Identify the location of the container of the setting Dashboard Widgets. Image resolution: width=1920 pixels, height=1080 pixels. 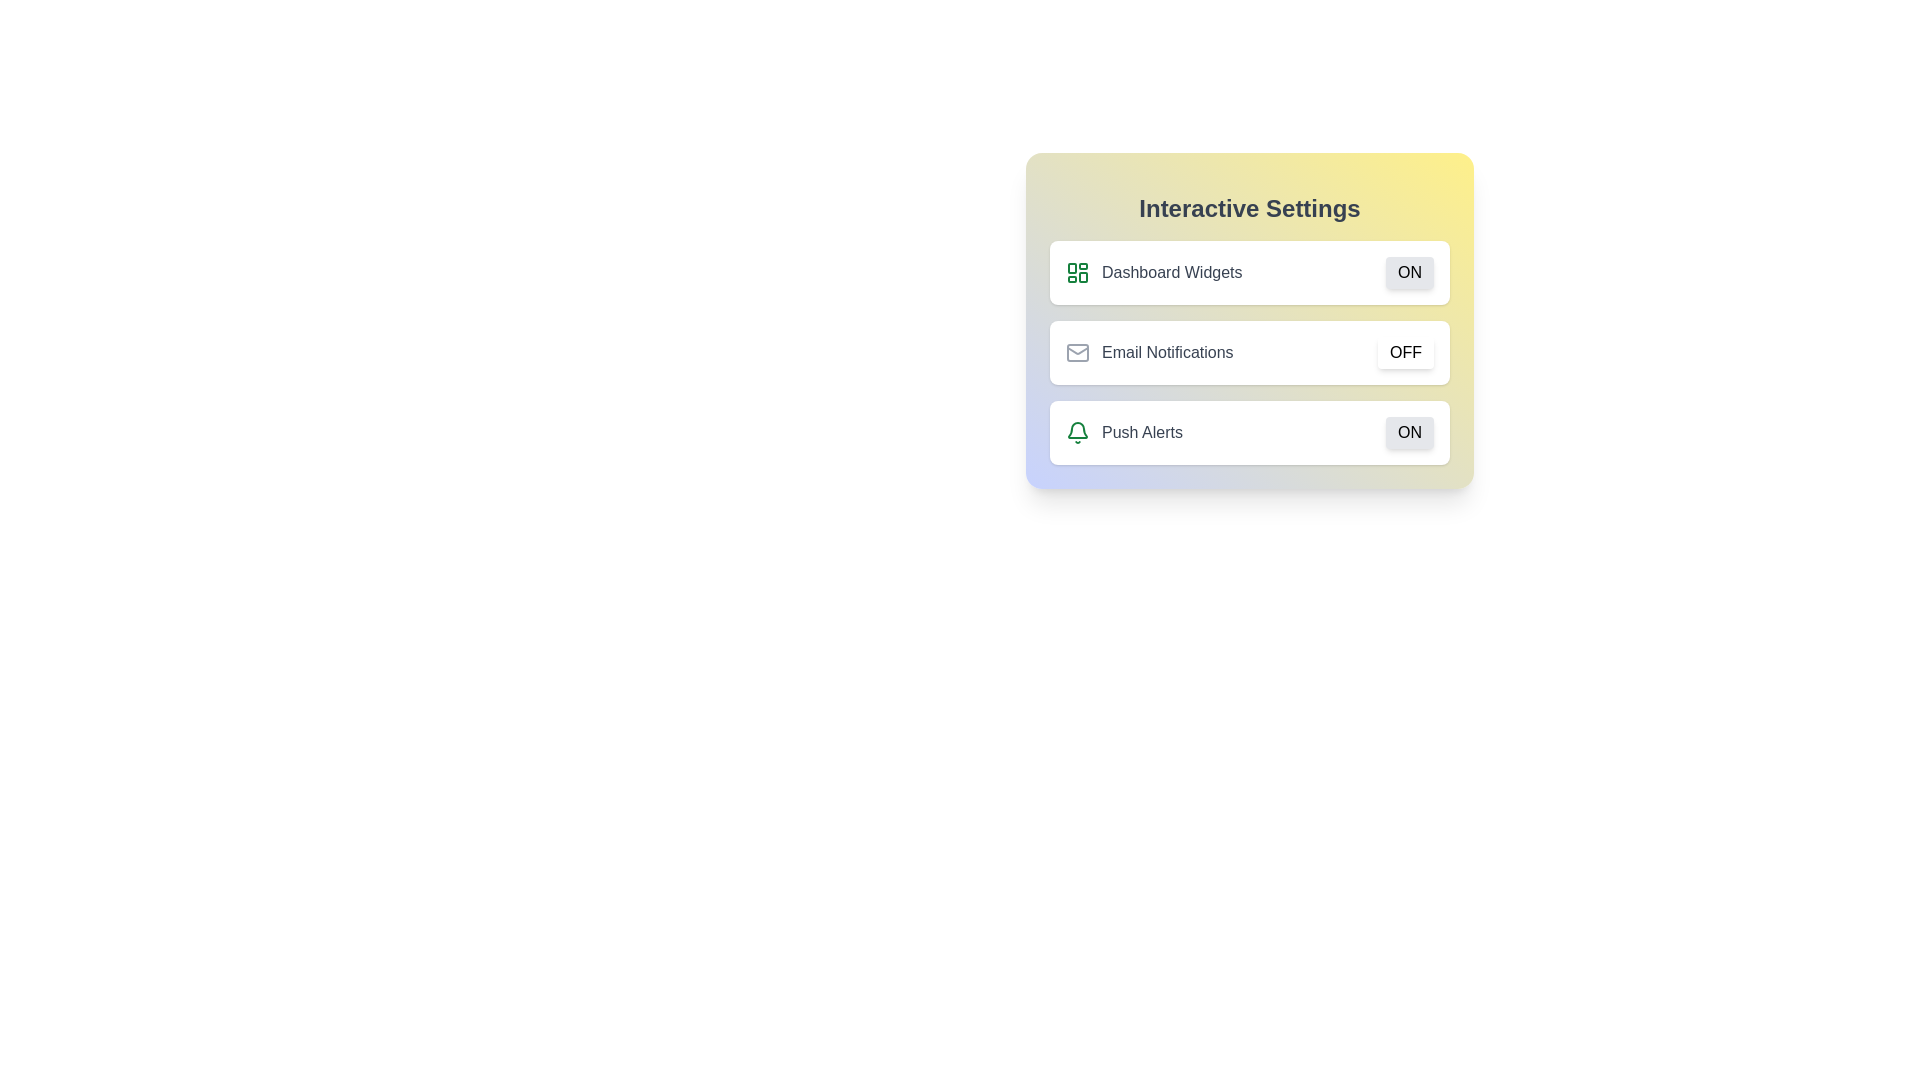
(1248, 273).